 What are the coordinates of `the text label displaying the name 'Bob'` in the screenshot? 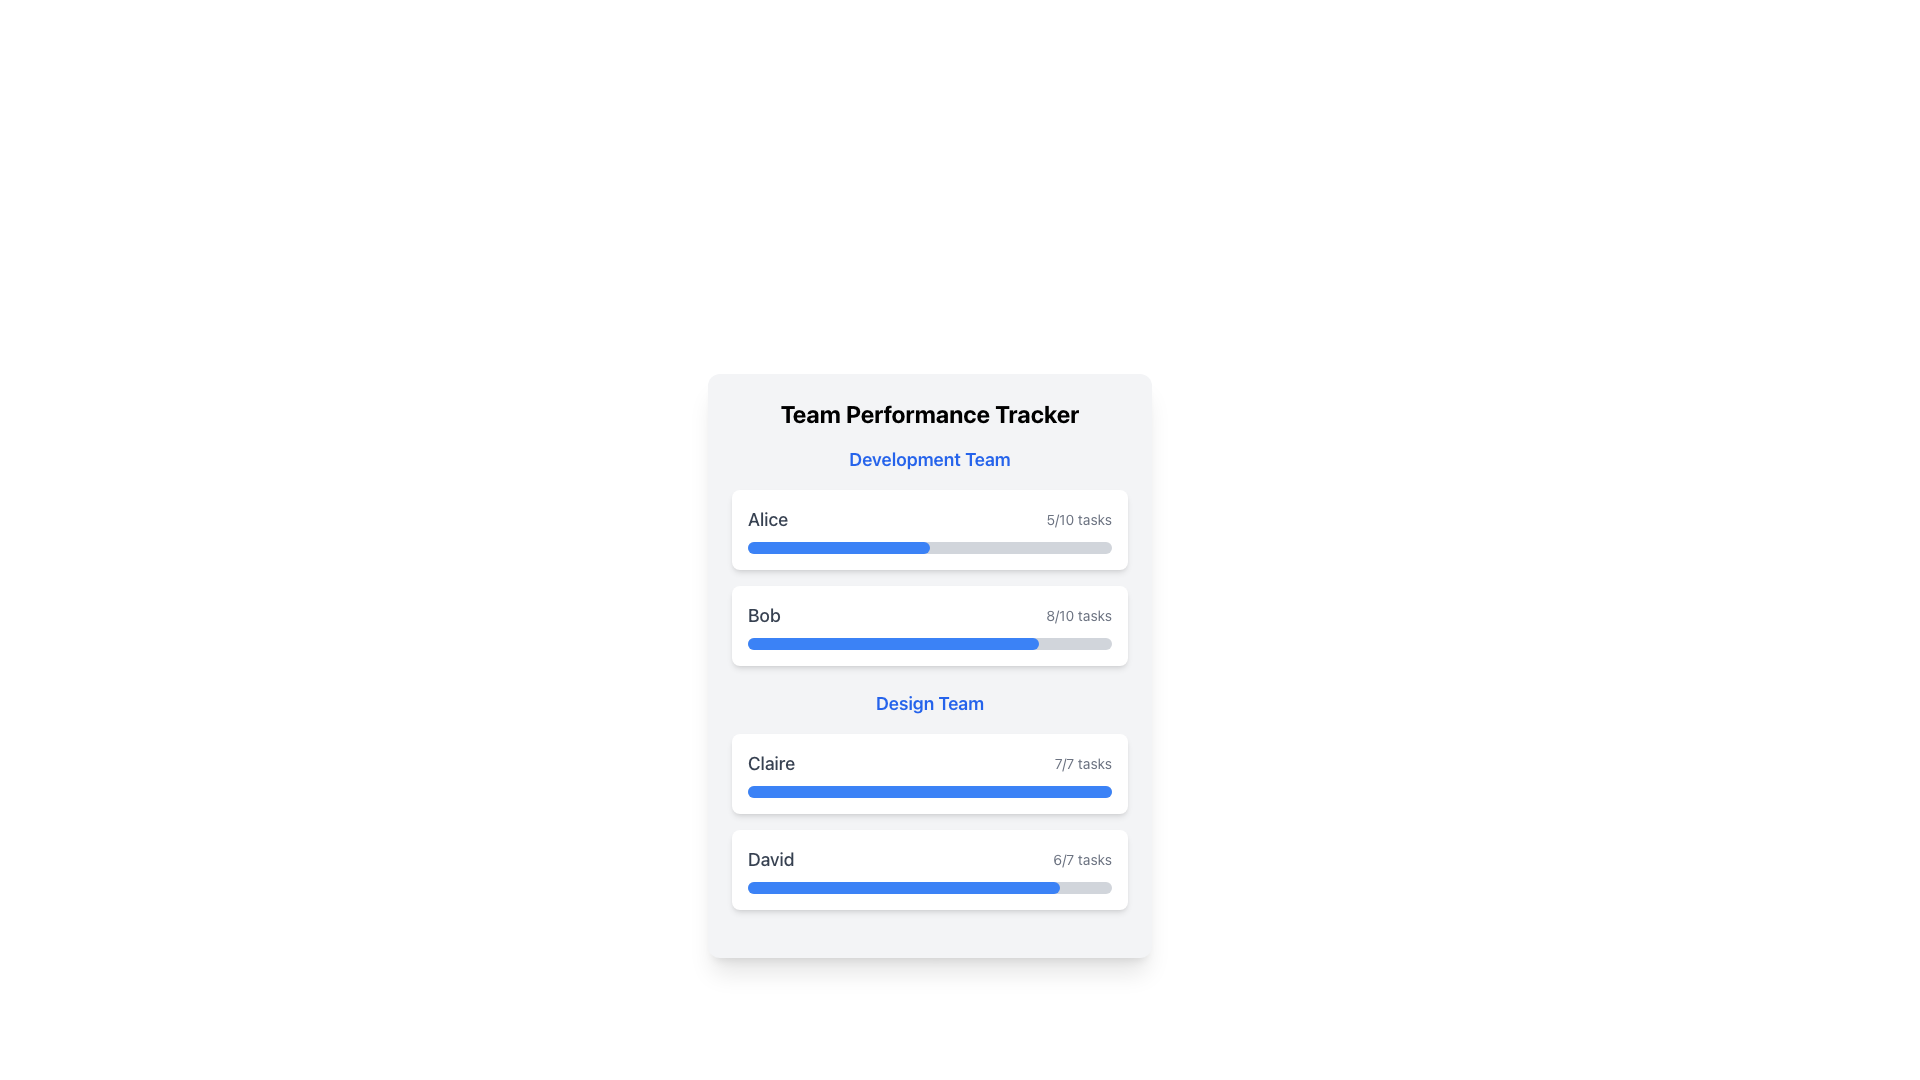 It's located at (763, 615).